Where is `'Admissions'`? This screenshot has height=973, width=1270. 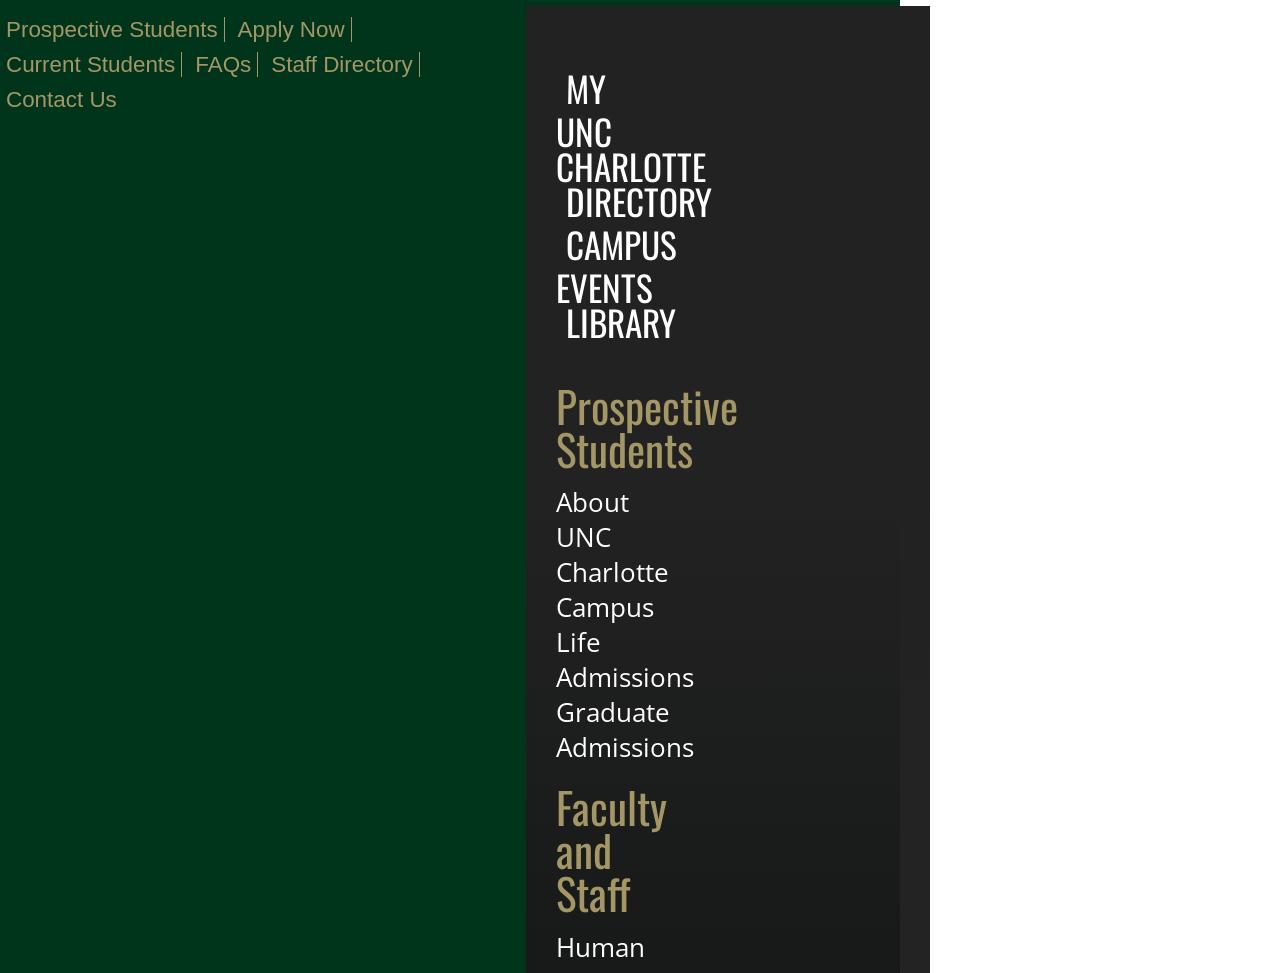 'Admissions' is located at coordinates (624, 675).